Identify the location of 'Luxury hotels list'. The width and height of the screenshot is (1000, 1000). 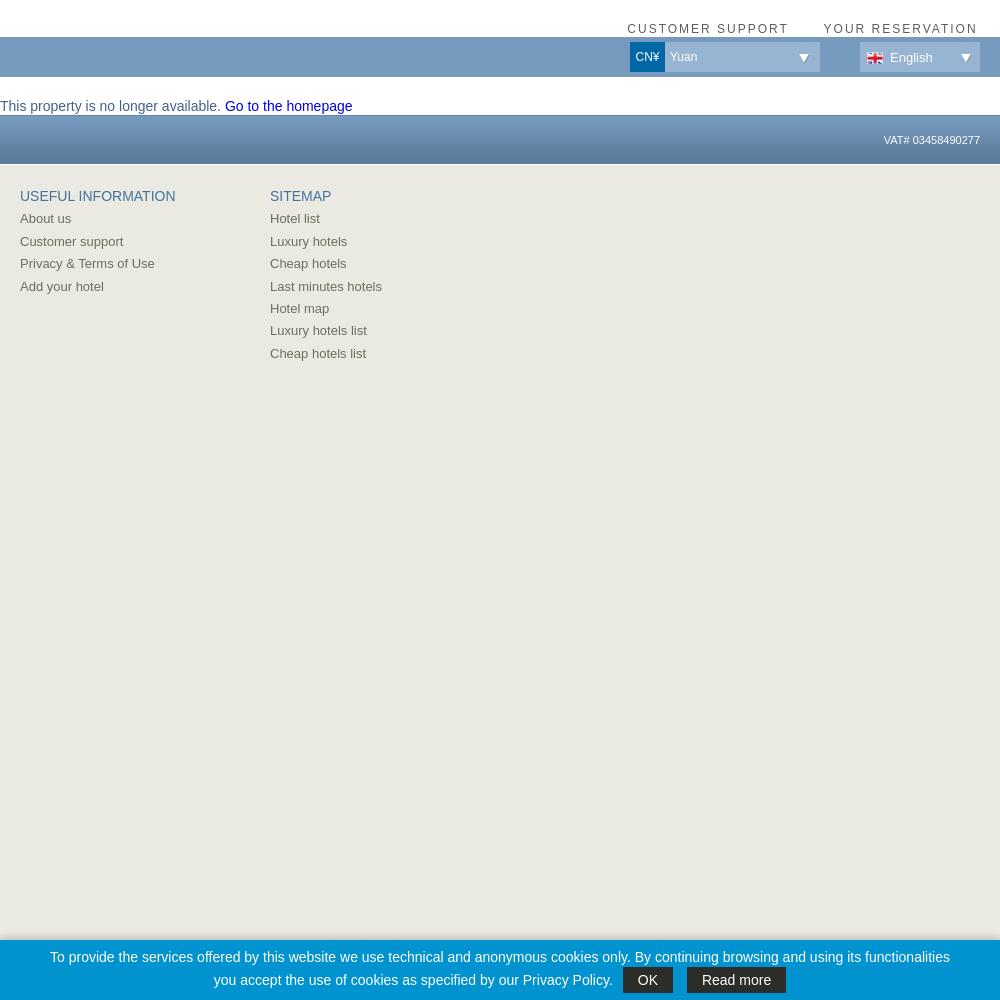
(317, 329).